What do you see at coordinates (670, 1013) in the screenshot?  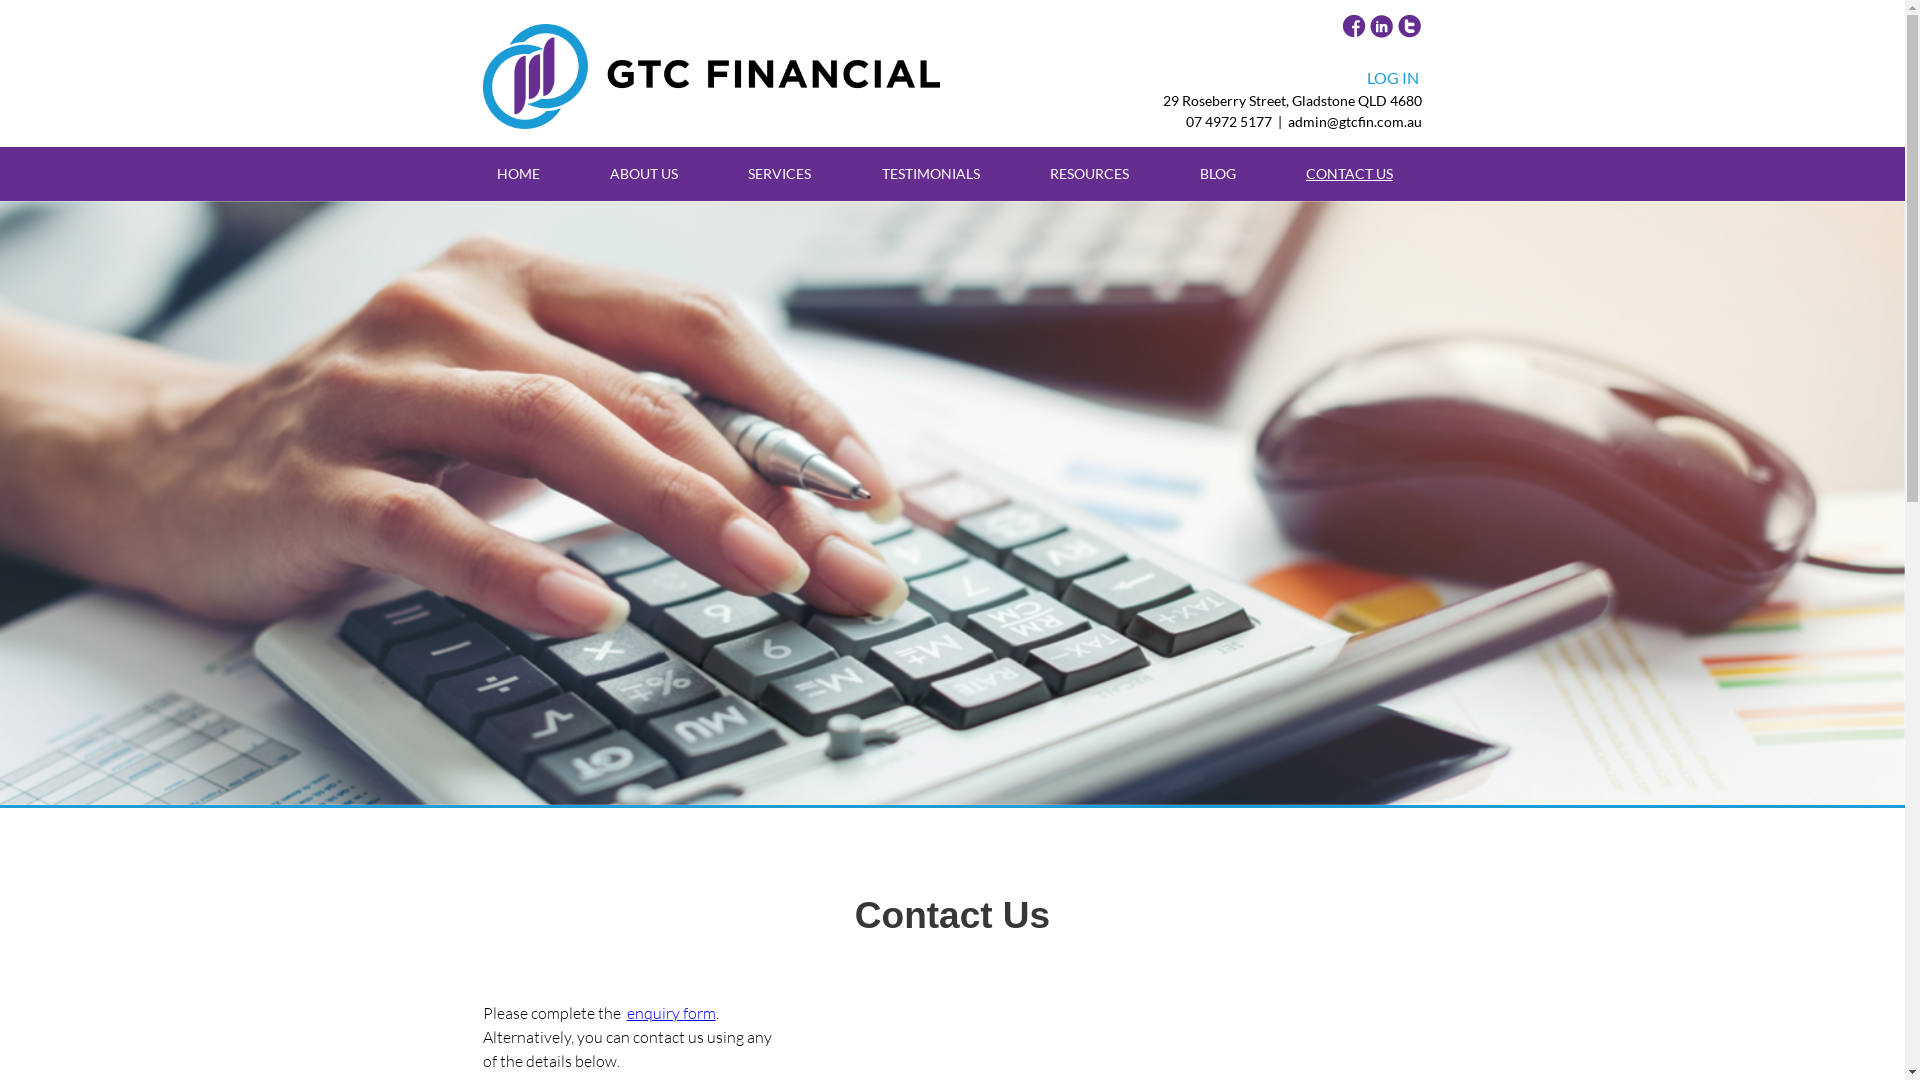 I see `'enquiry form'` at bounding box center [670, 1013].